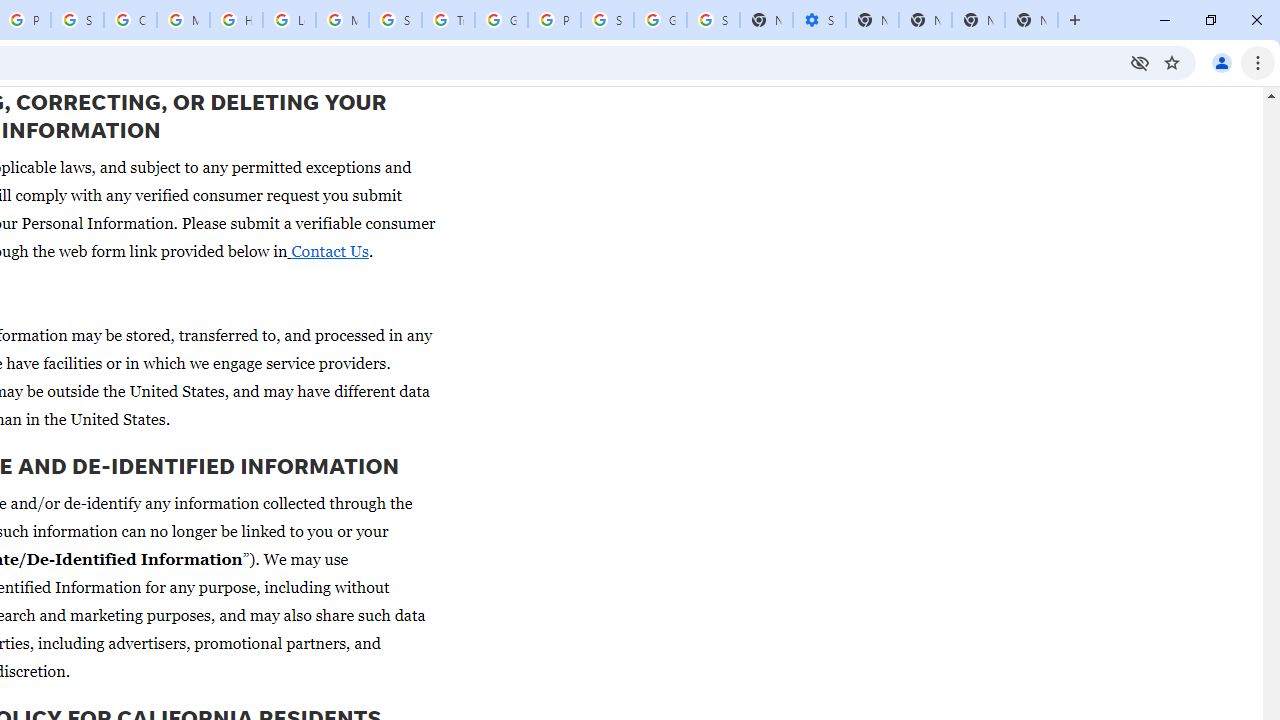 The width and height of the screenshot is (1280, 720). I want to click on 'Settings - Performance', so click(819, 20).